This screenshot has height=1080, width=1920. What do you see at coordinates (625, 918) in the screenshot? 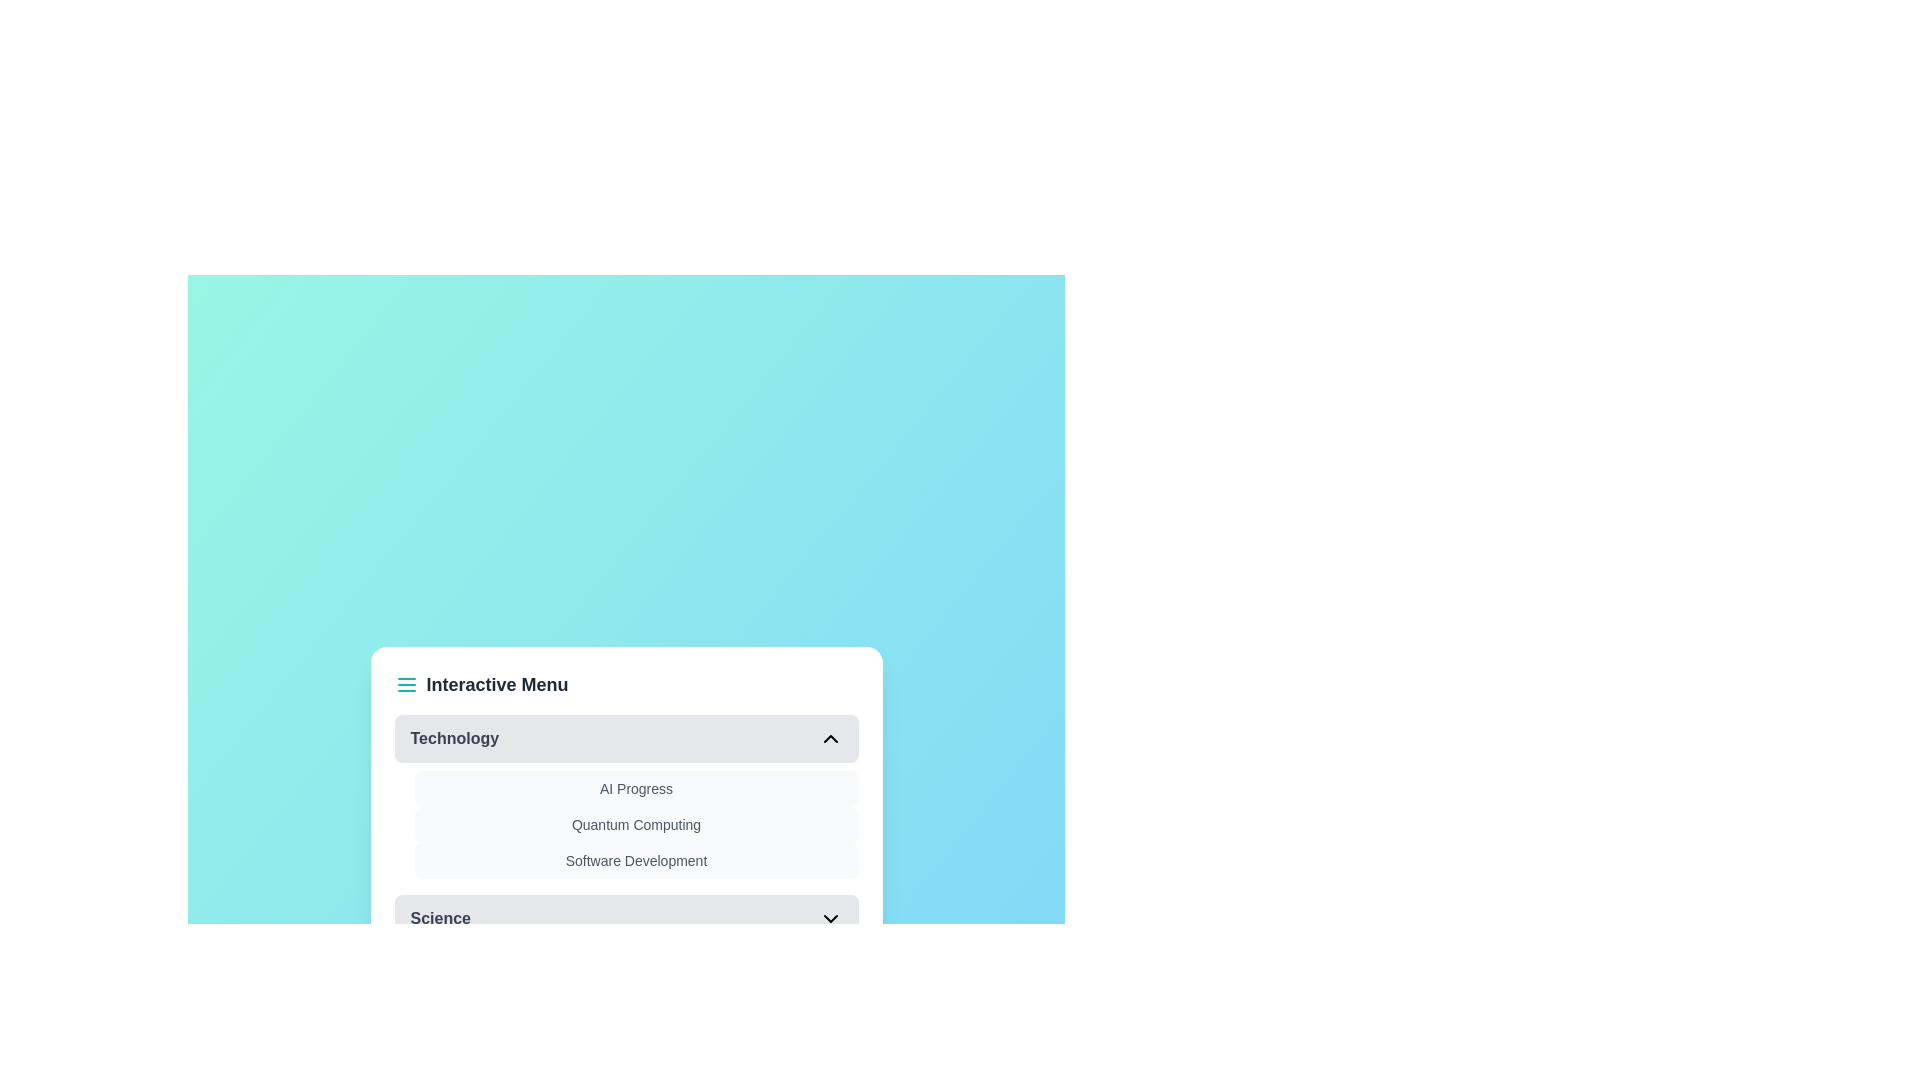
I see `the Science Header to observe the hover effect` at bounding box center [625, 918].